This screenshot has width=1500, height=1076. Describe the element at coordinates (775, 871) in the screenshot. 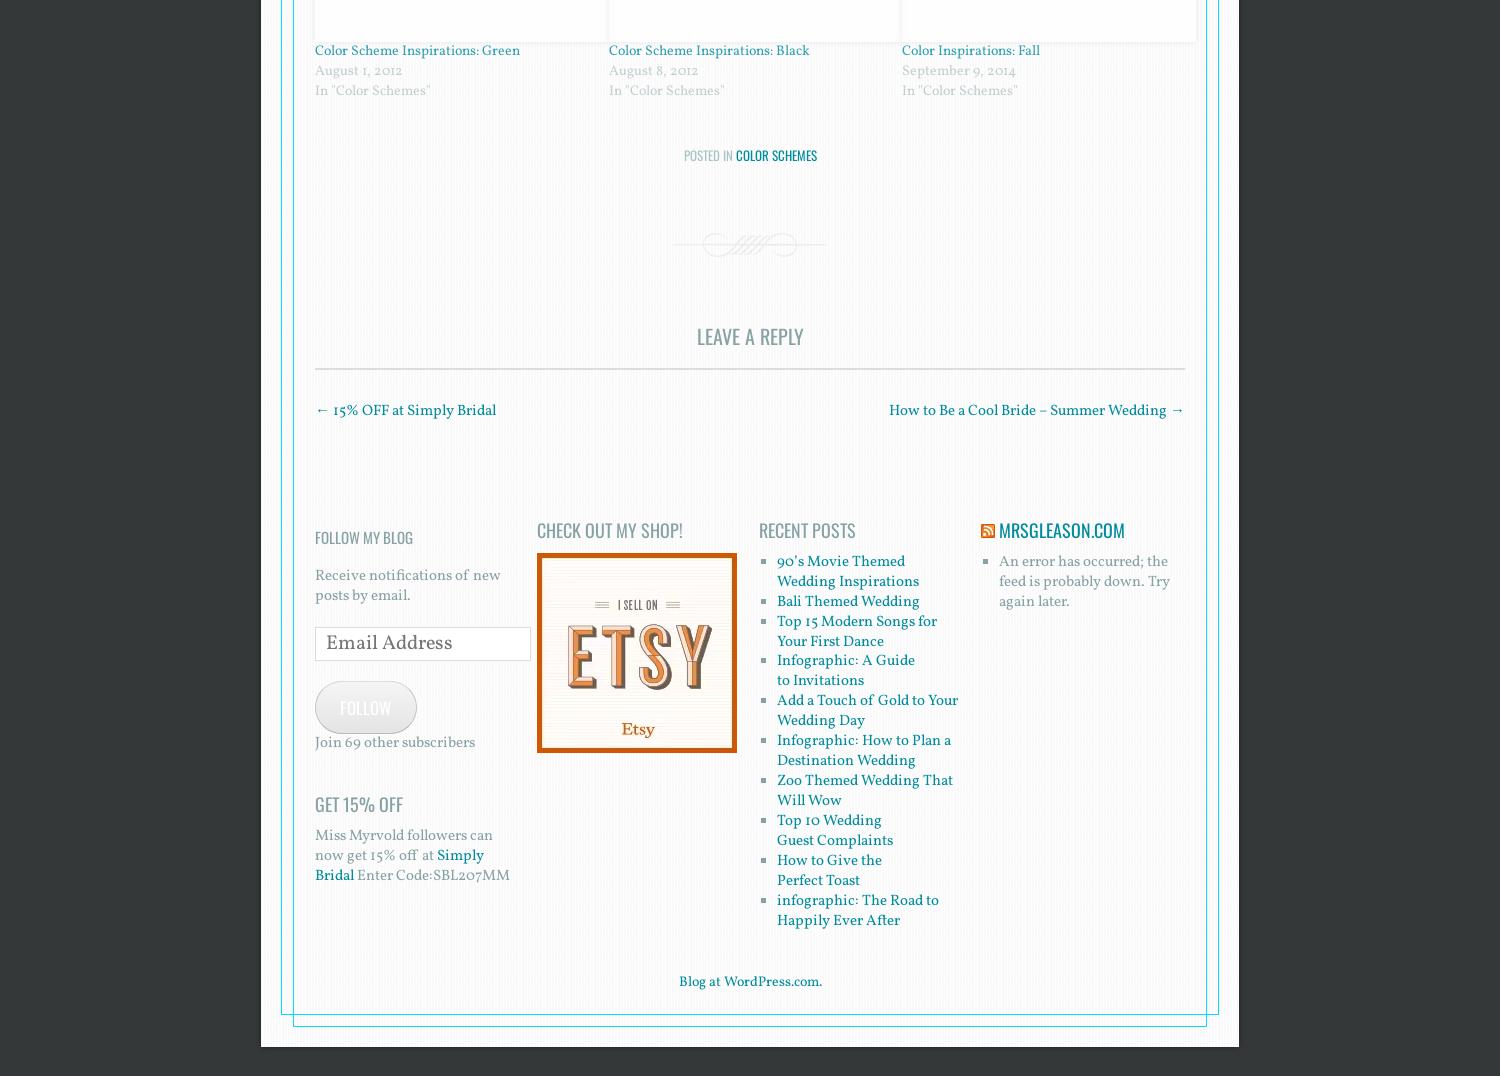

I see `'How to Give the Perfect Toast'` at that location.